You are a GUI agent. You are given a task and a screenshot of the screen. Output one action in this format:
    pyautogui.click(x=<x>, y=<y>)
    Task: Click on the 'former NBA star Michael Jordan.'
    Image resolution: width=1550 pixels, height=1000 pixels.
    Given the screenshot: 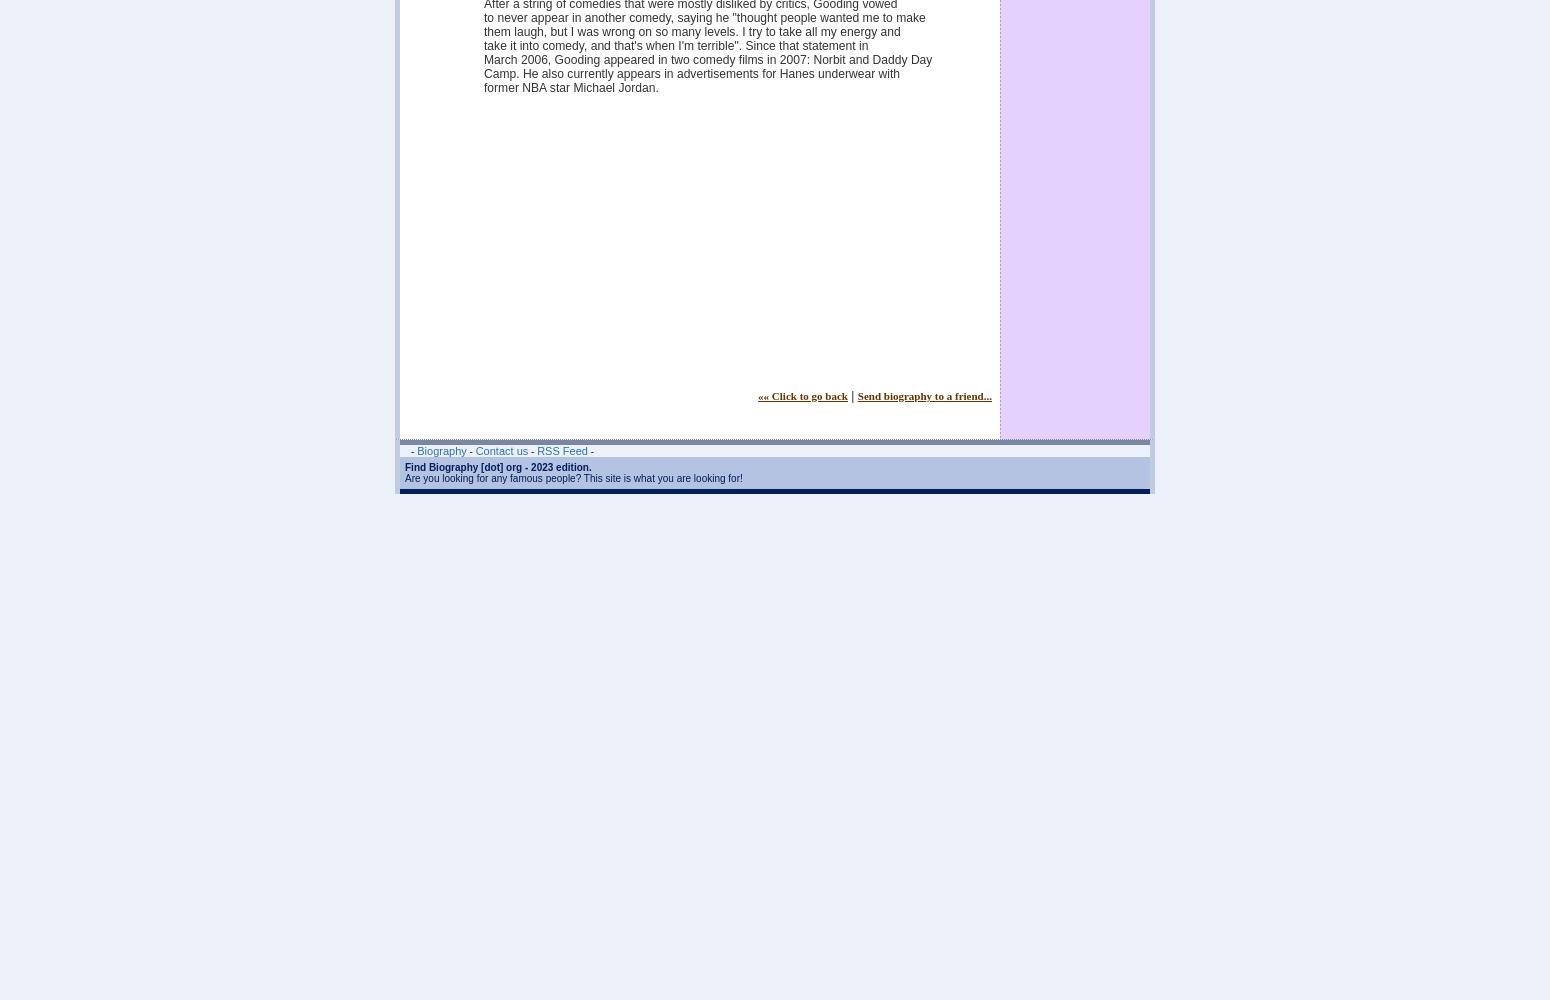 What is the action you would take?
    pyautogui.click(x=662, y=87)
    